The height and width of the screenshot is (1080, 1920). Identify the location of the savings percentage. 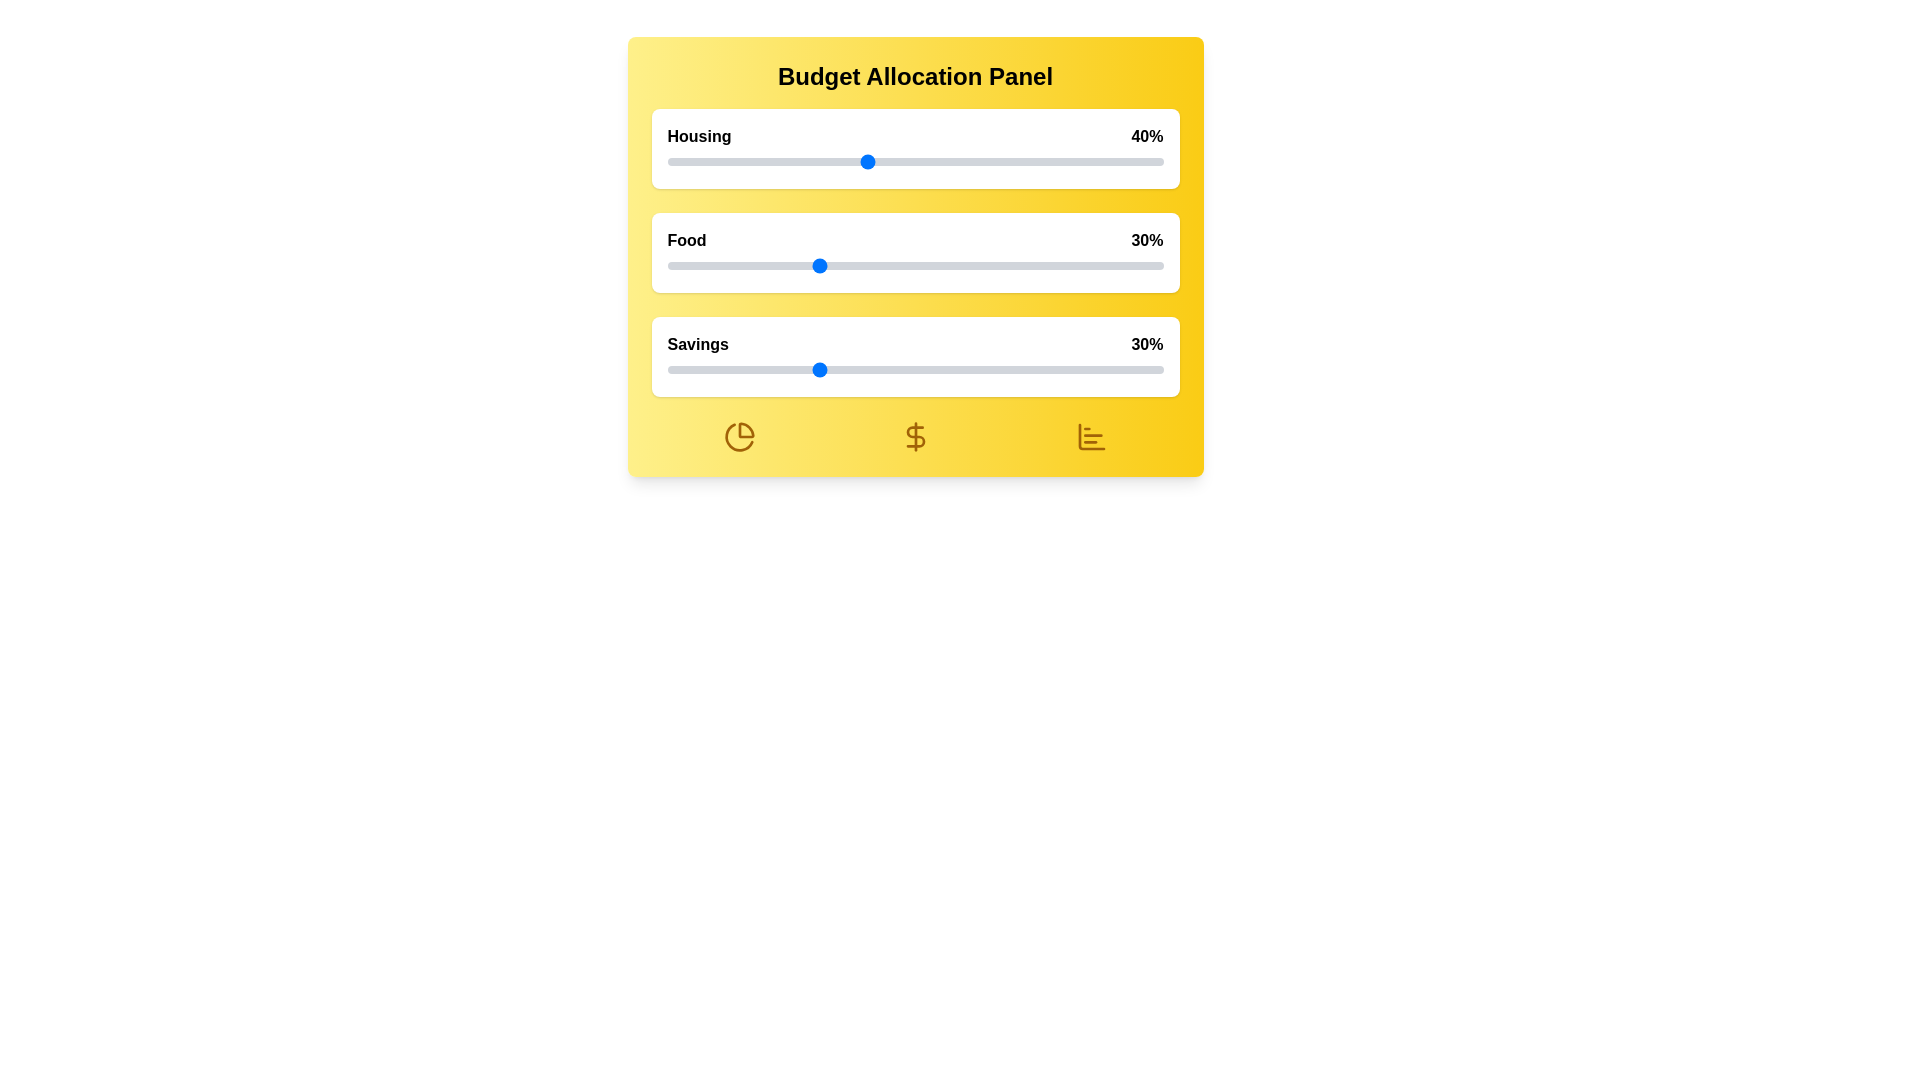
(801, 370).